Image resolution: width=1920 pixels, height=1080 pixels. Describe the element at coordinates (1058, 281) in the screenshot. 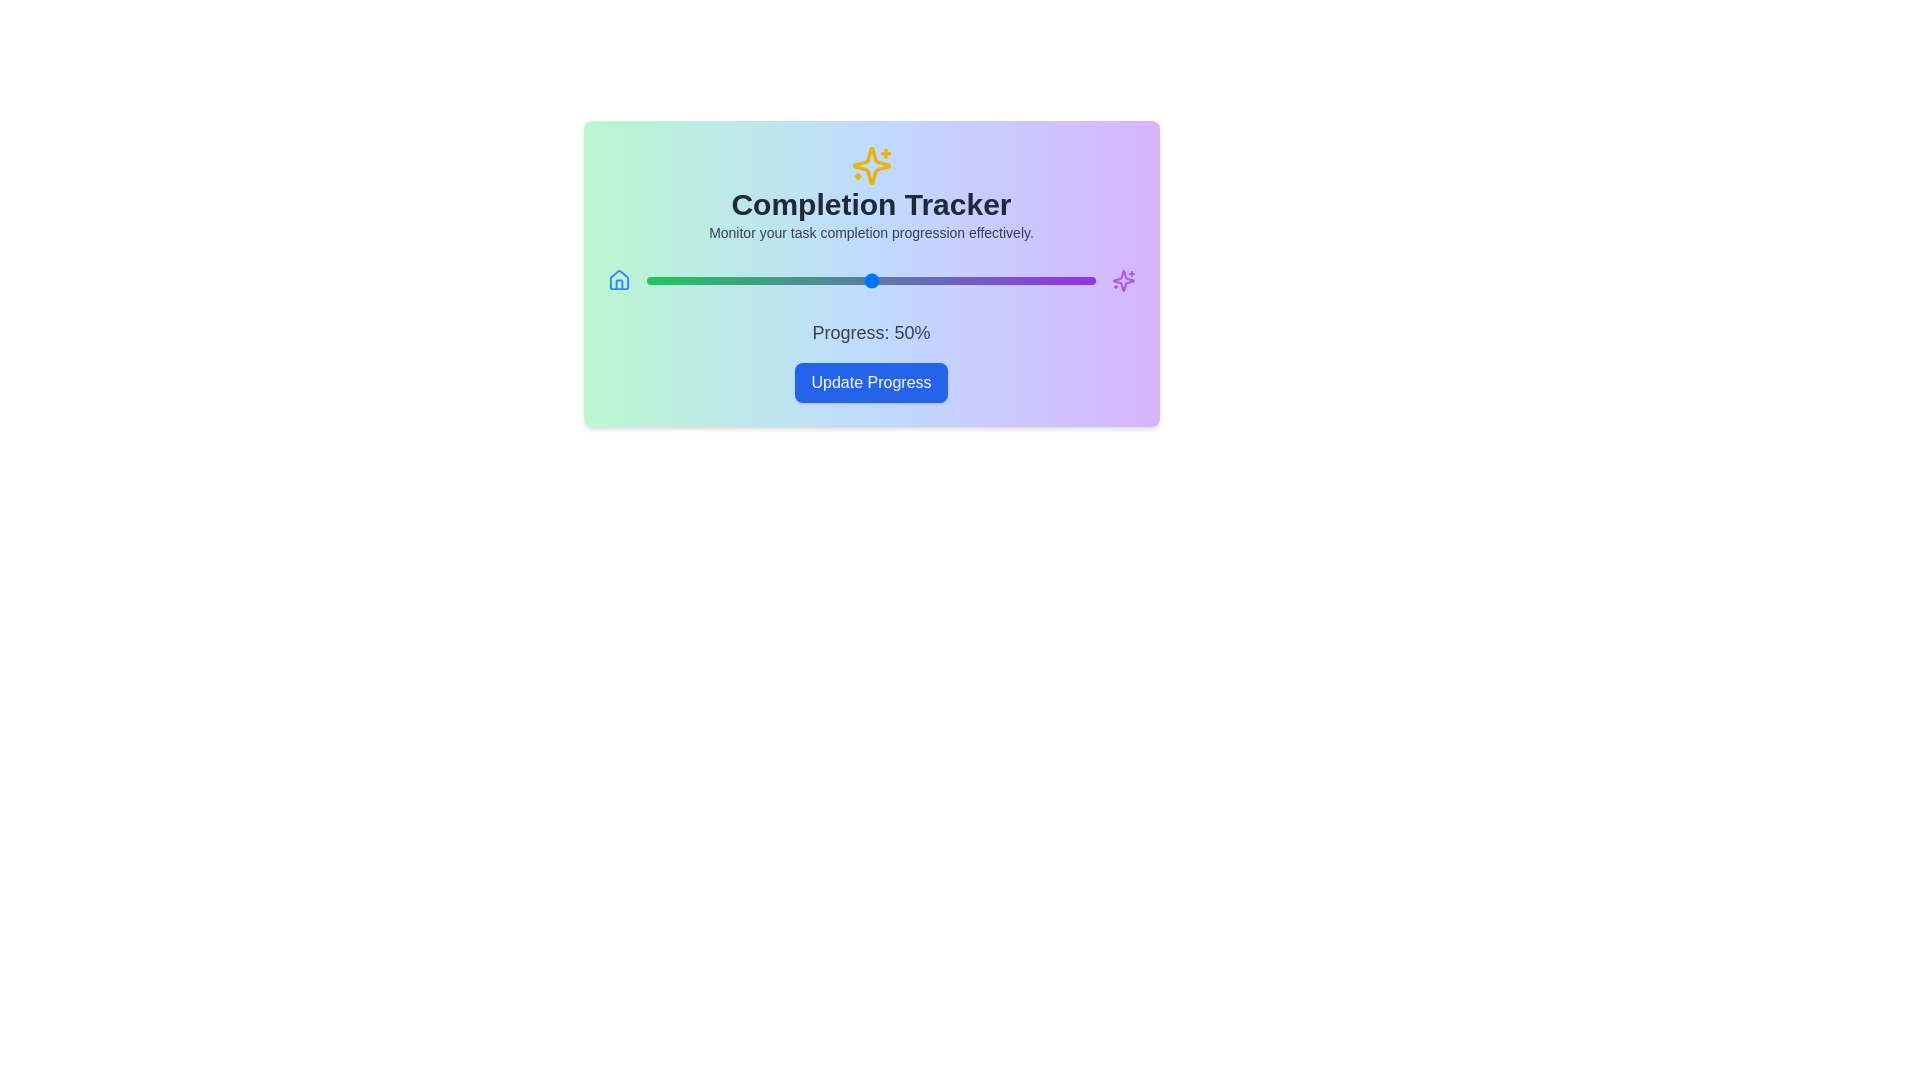

I see `the slider to set progress to 92%` at that location.